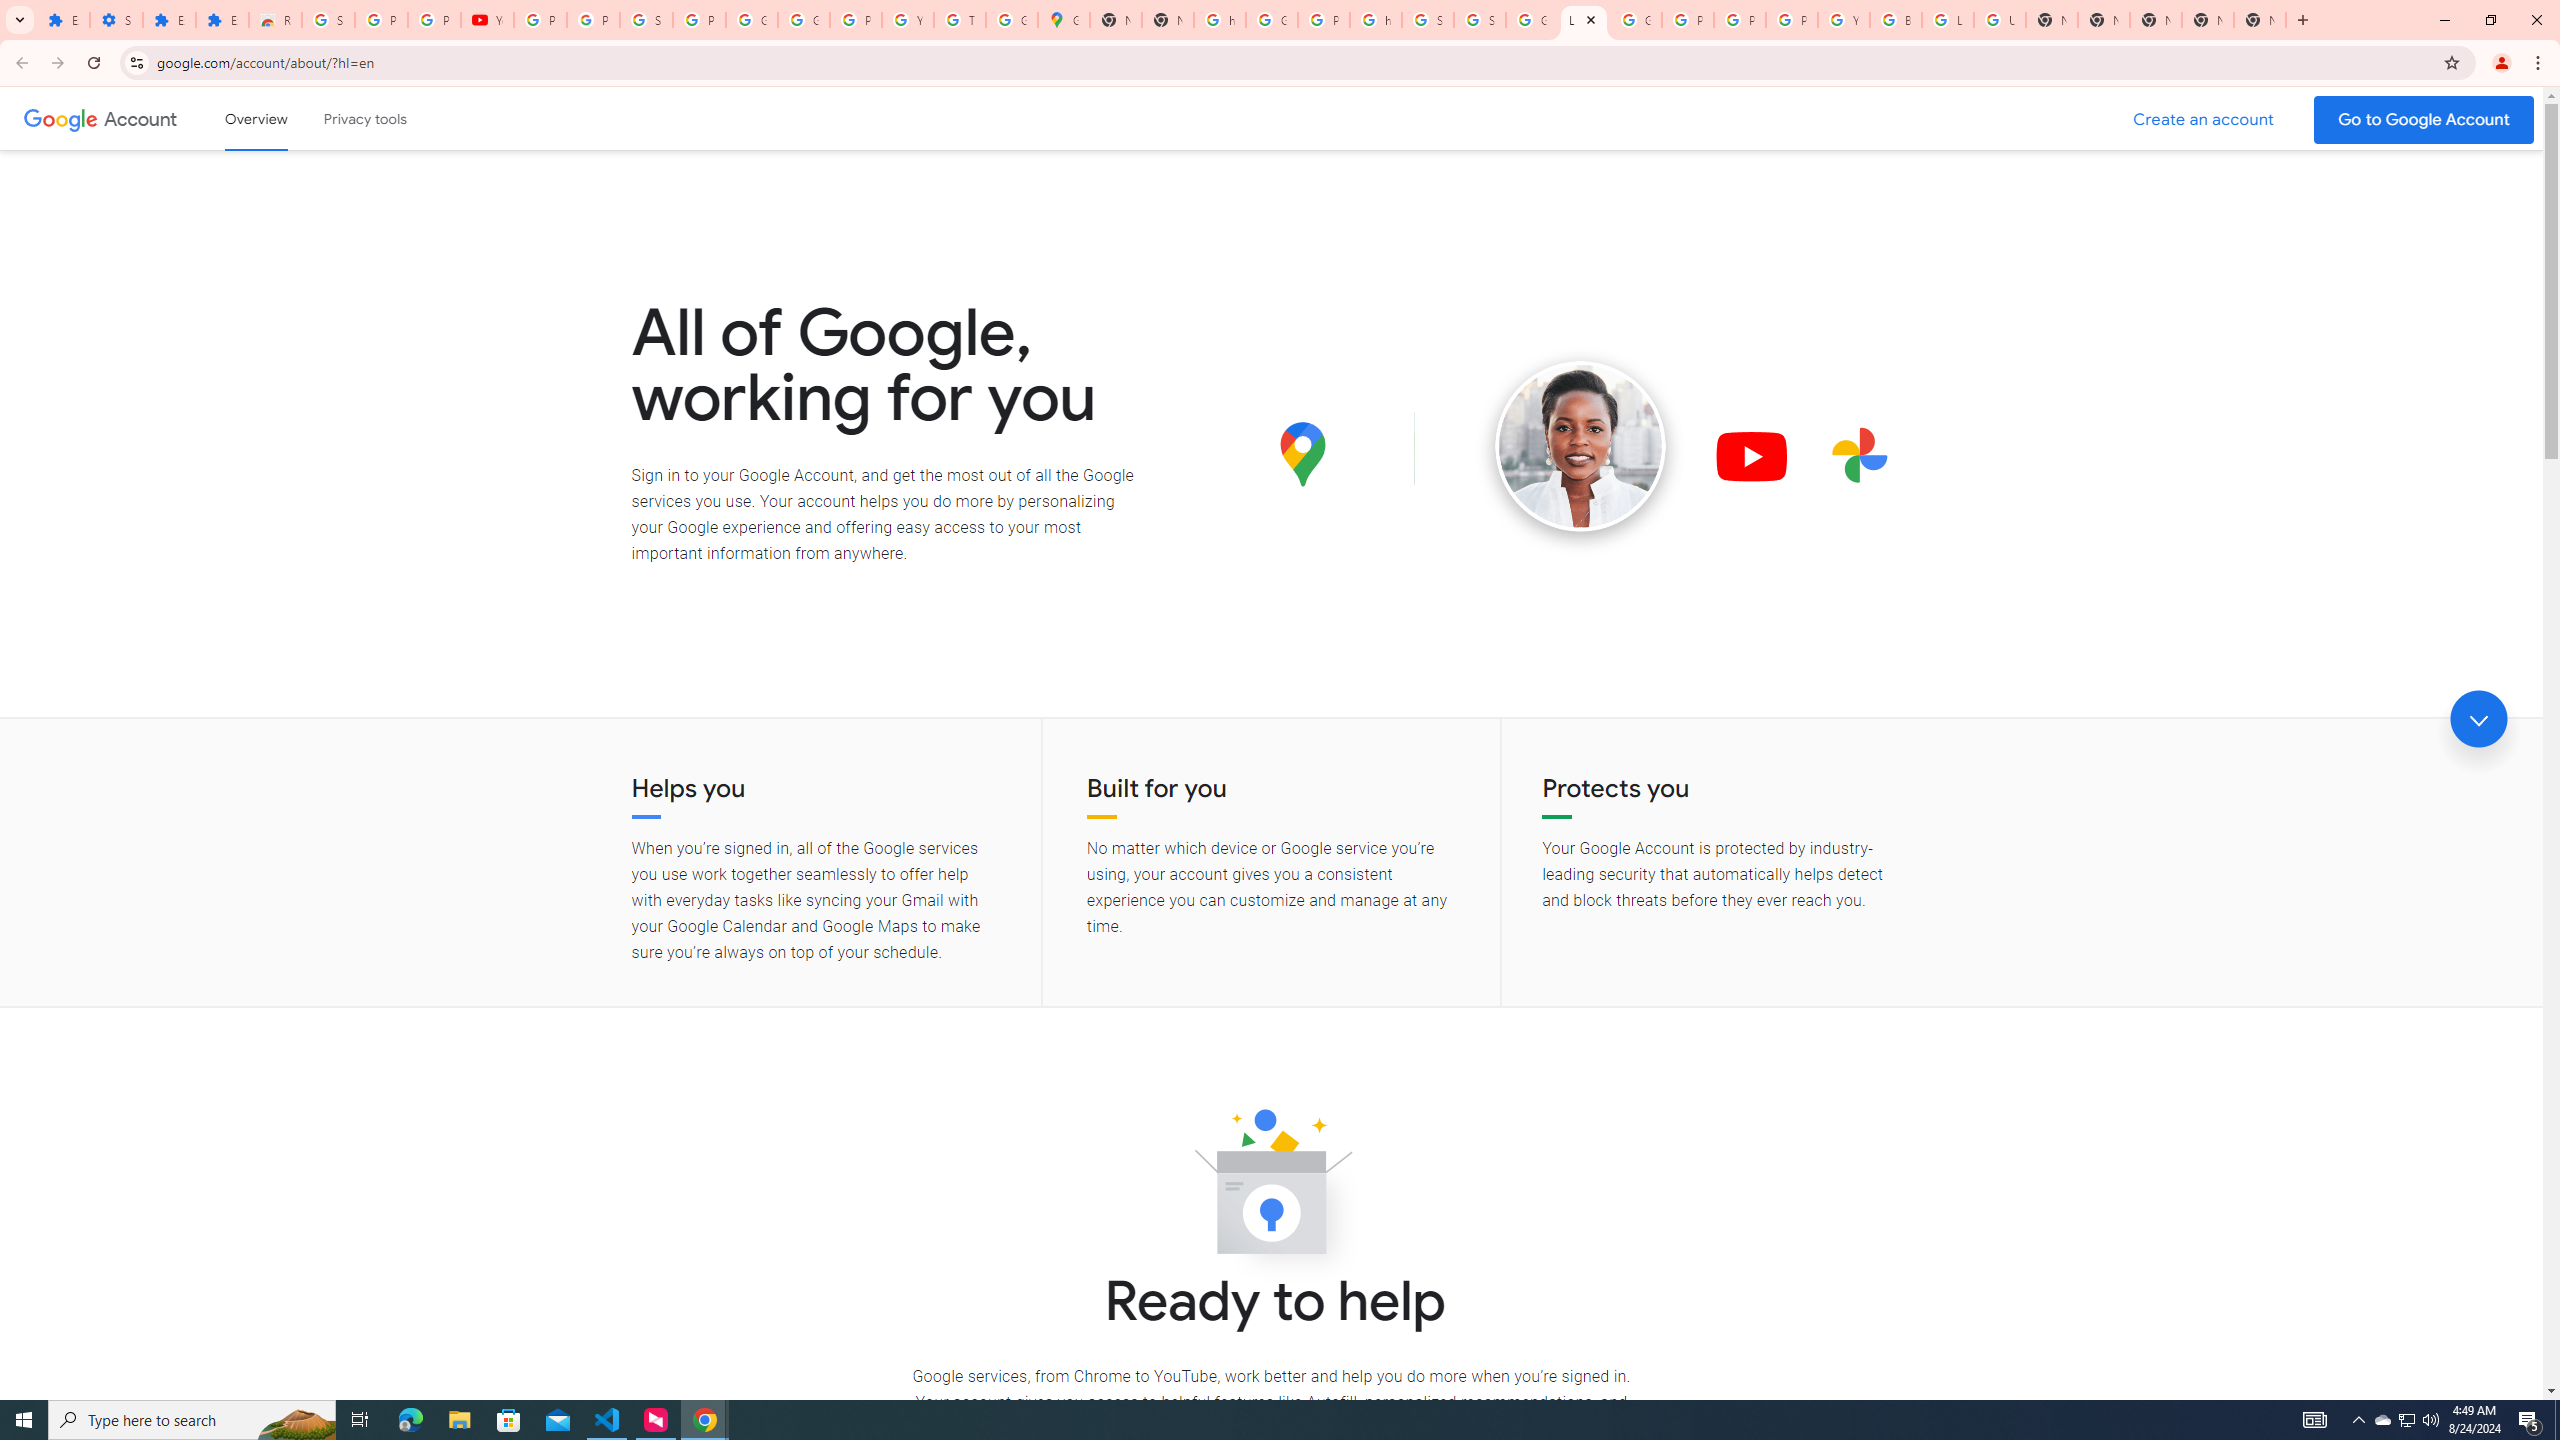  What do you see at coordinates (60, 118) in the screenshot?
I see `'Google logo'` at bounding box center [60, 118].